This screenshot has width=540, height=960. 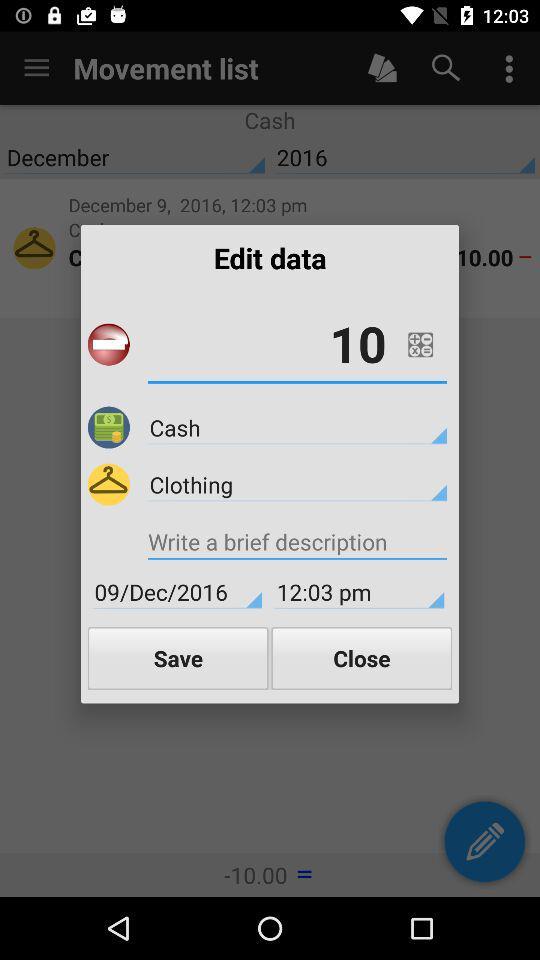 I want to click on the icon below 09/dec/2016 icon, so click(x=178, y=657).